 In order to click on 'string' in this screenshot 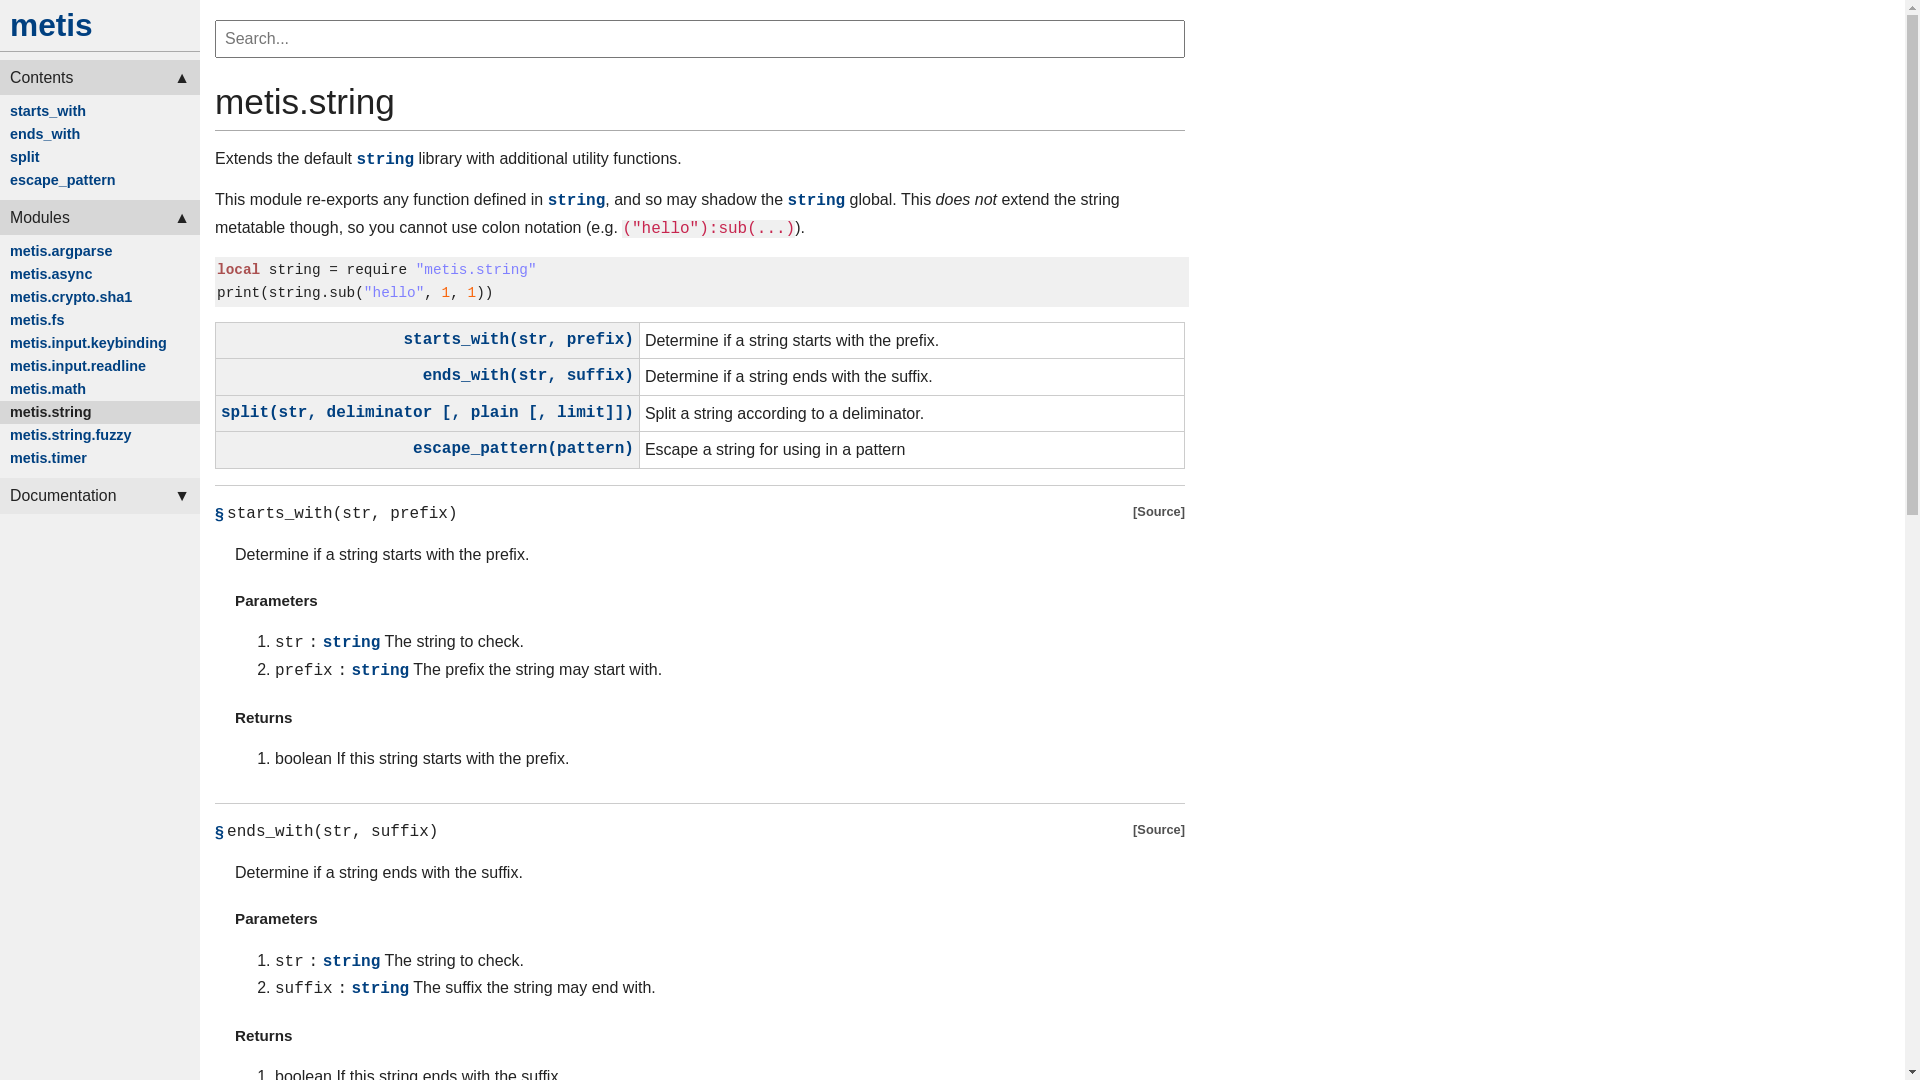, I will do `click(351, 643)`.